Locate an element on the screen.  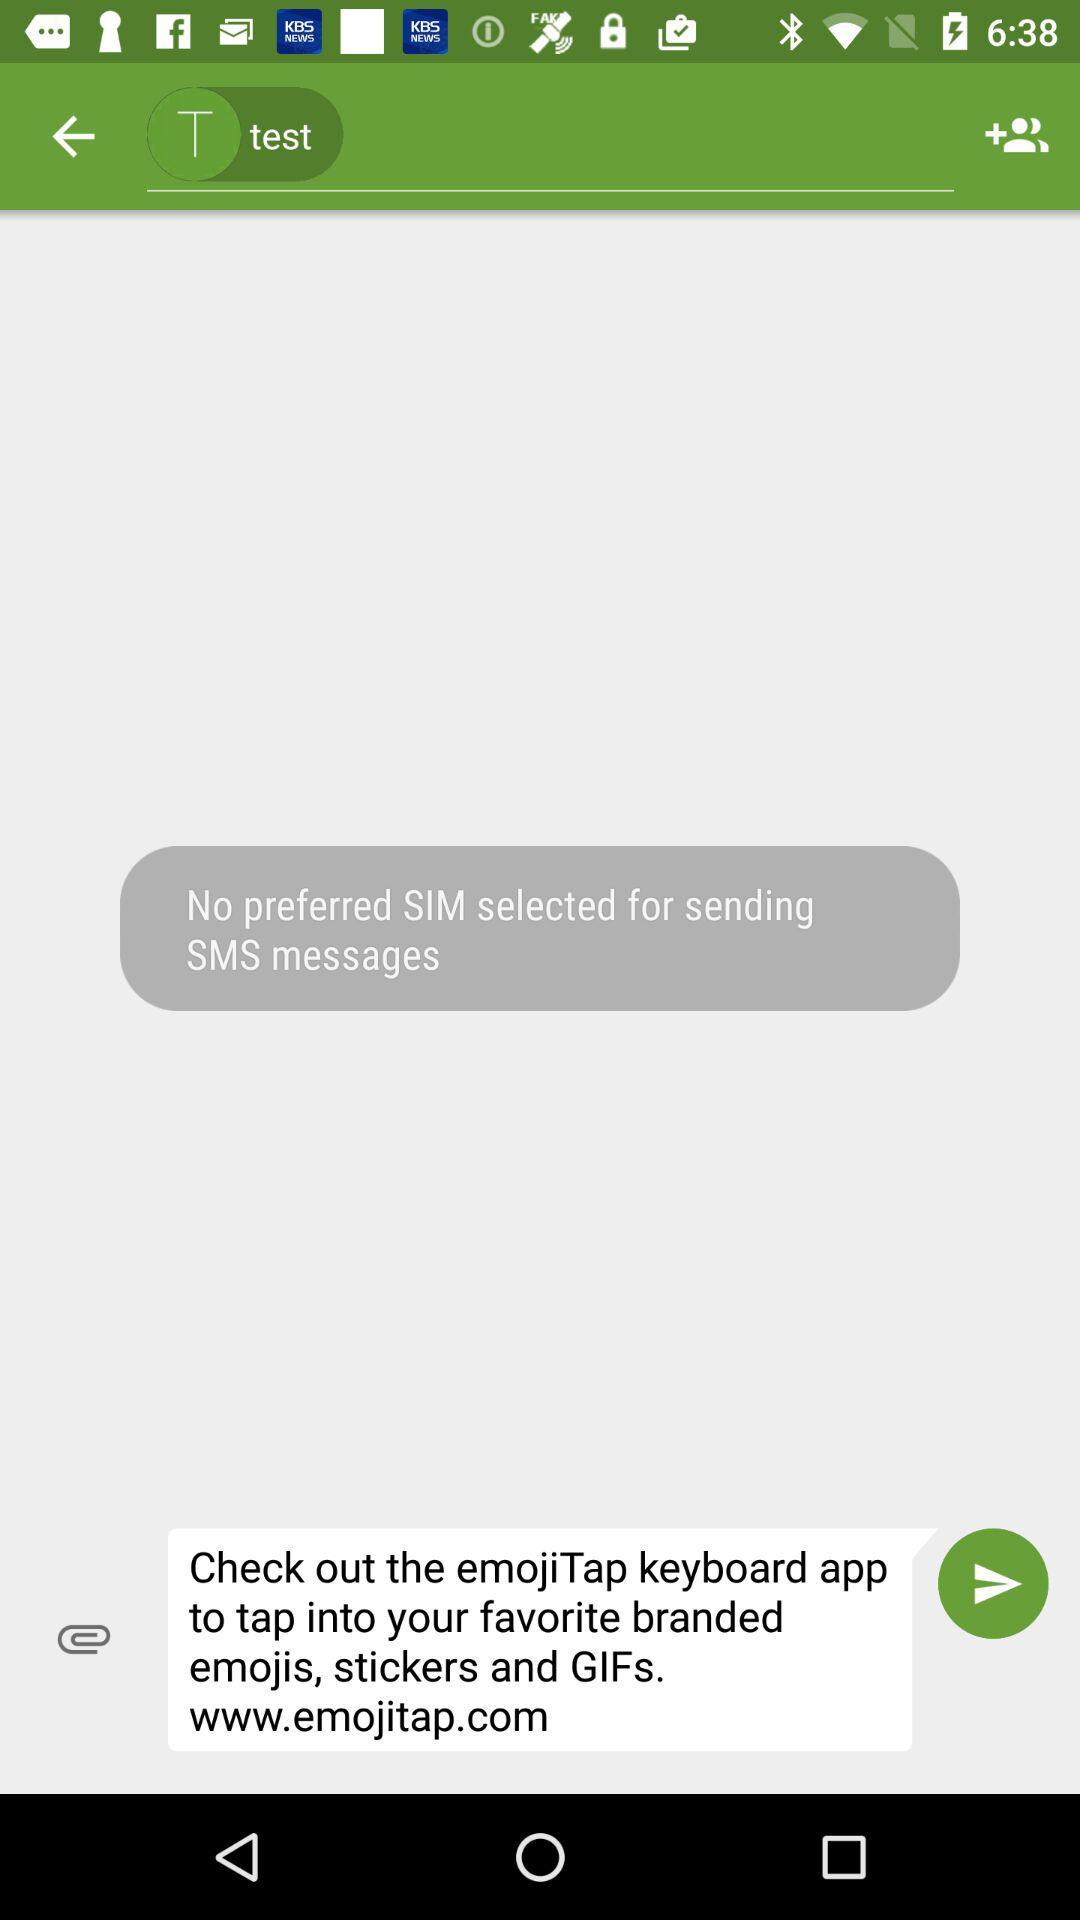
icon next to check out the is located at coordinates (993, 1582).